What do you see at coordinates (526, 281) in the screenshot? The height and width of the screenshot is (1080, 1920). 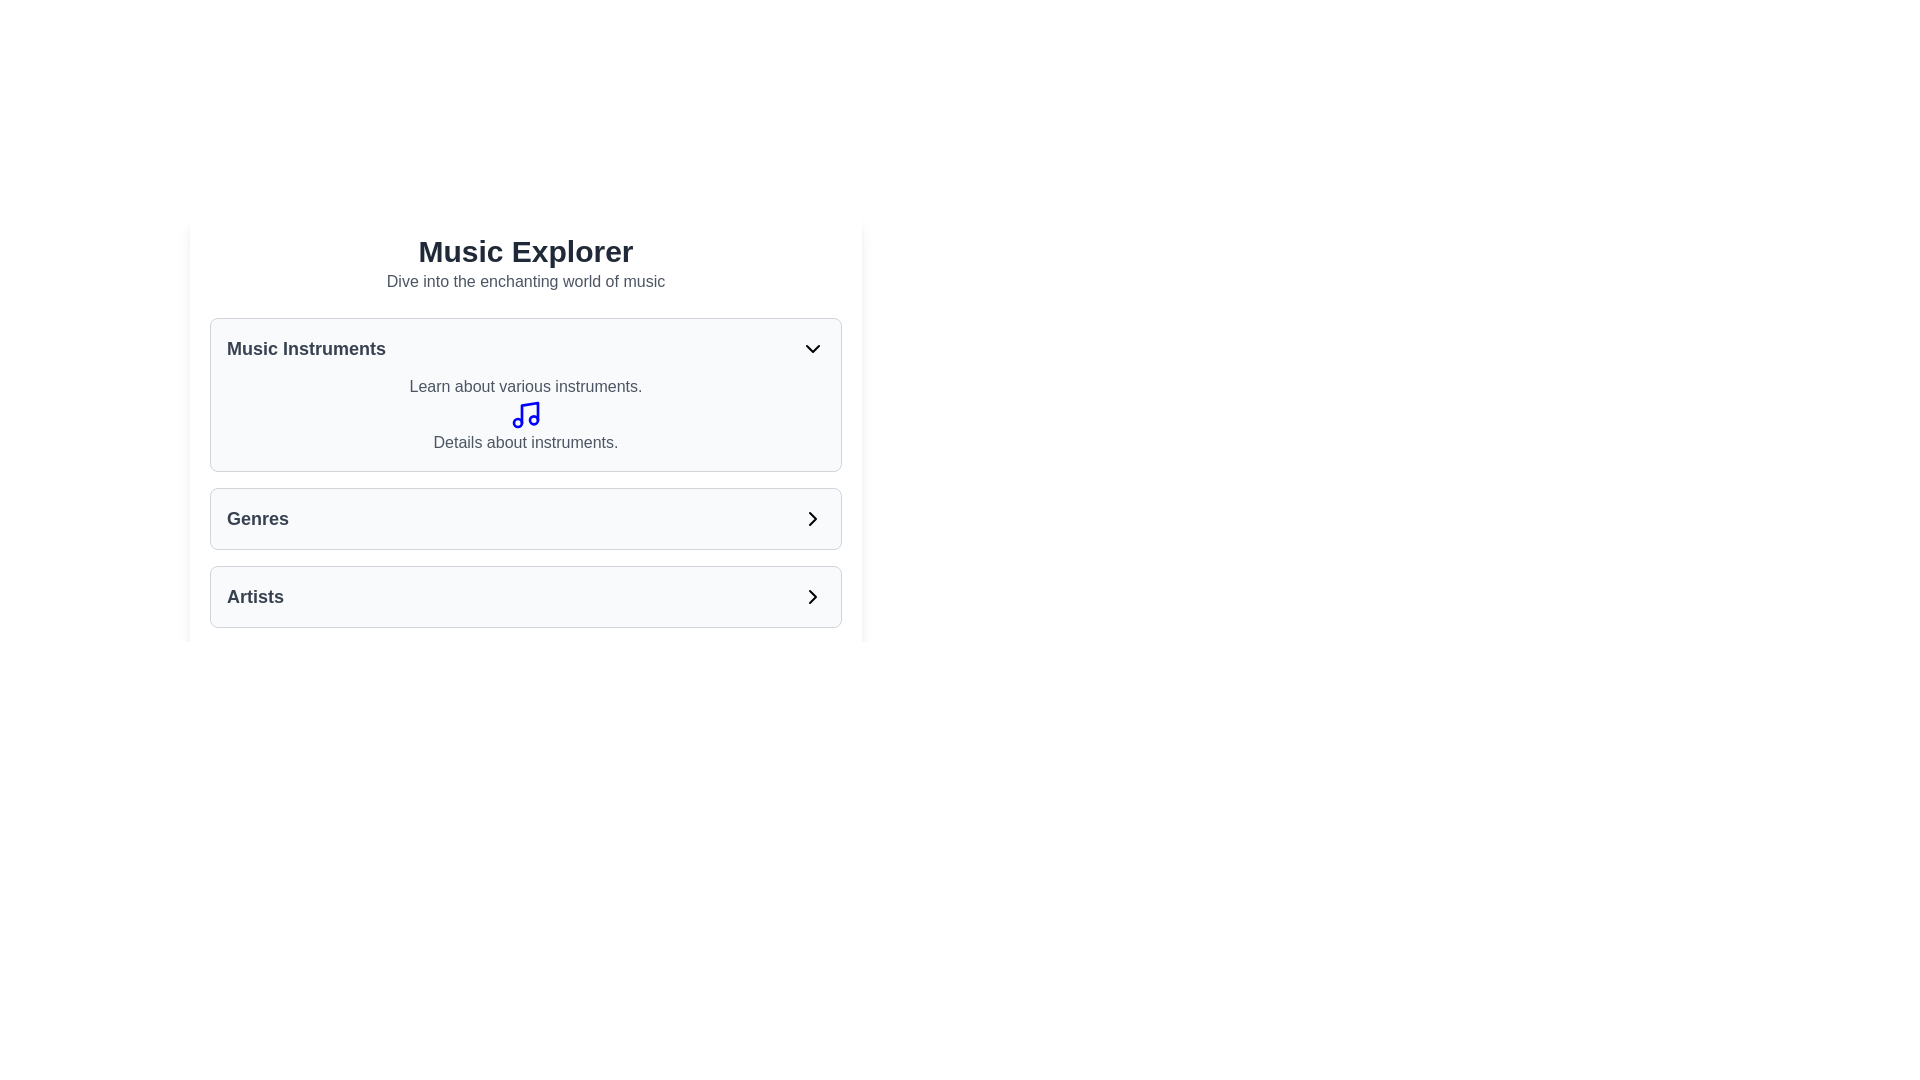 I see `the text element that reads 'Dive into the enchanting world of music', which is styled in gray and positioned centrally under the header 'Music Explorer'` at bounding box center [526, 281].